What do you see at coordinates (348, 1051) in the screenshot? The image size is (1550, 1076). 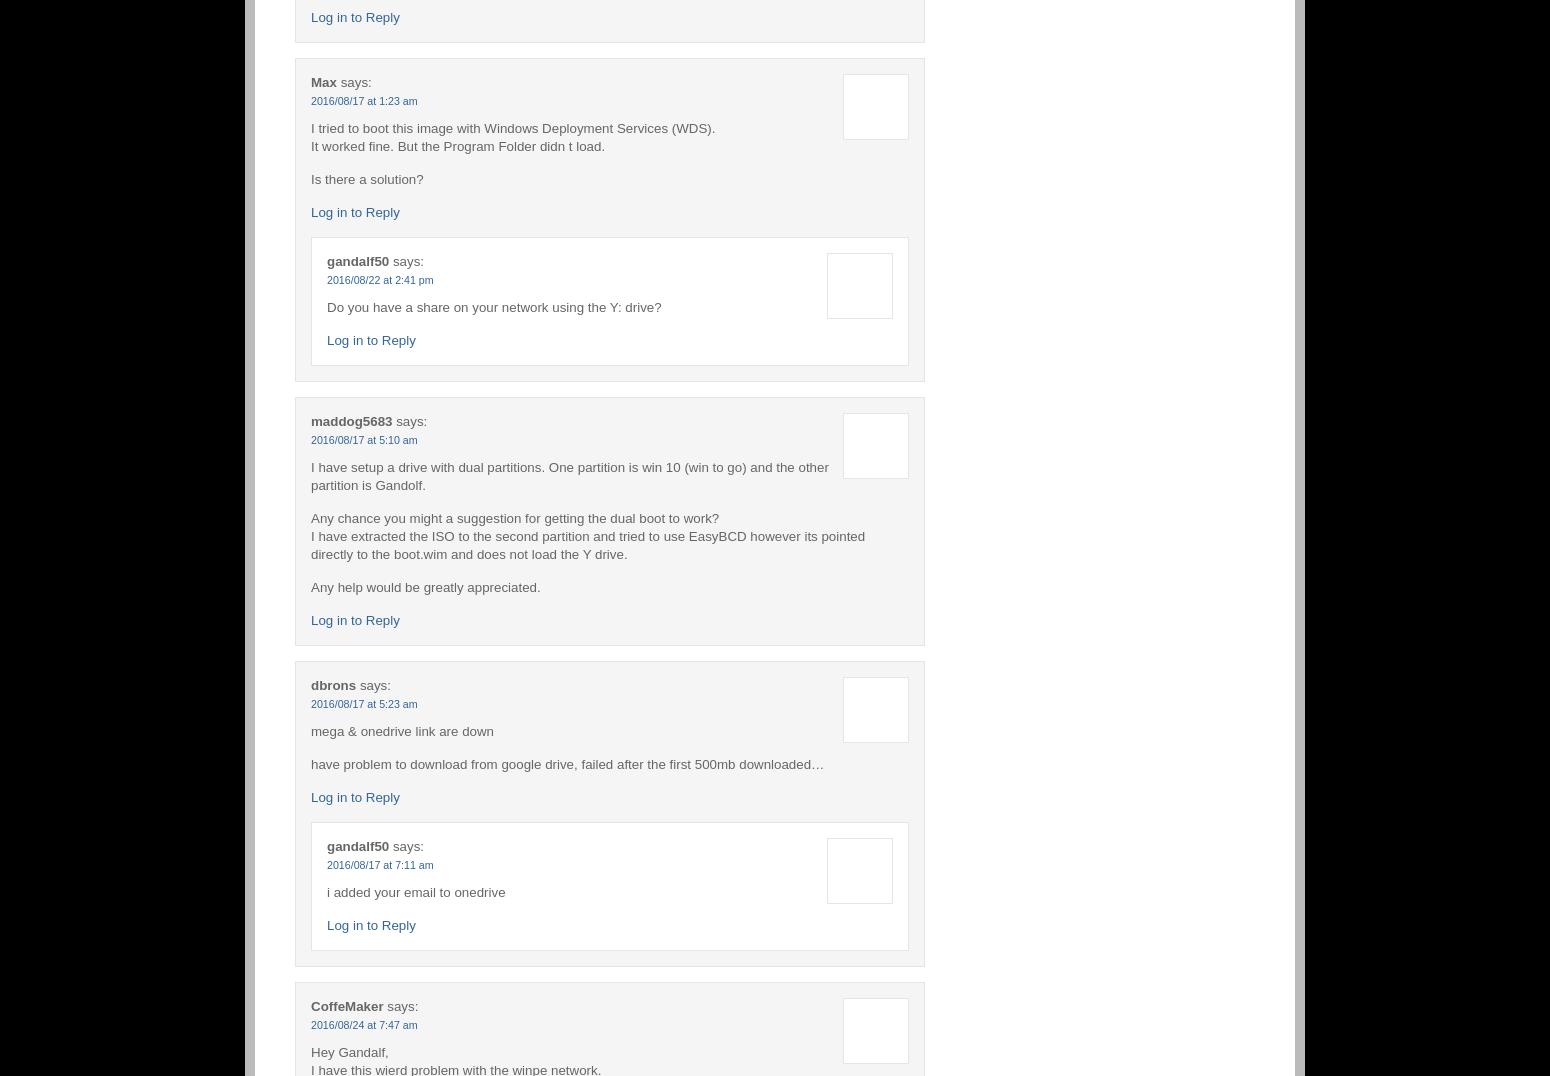 I see `'Hey Gandalf,'` at bounding box center [348, 1051].